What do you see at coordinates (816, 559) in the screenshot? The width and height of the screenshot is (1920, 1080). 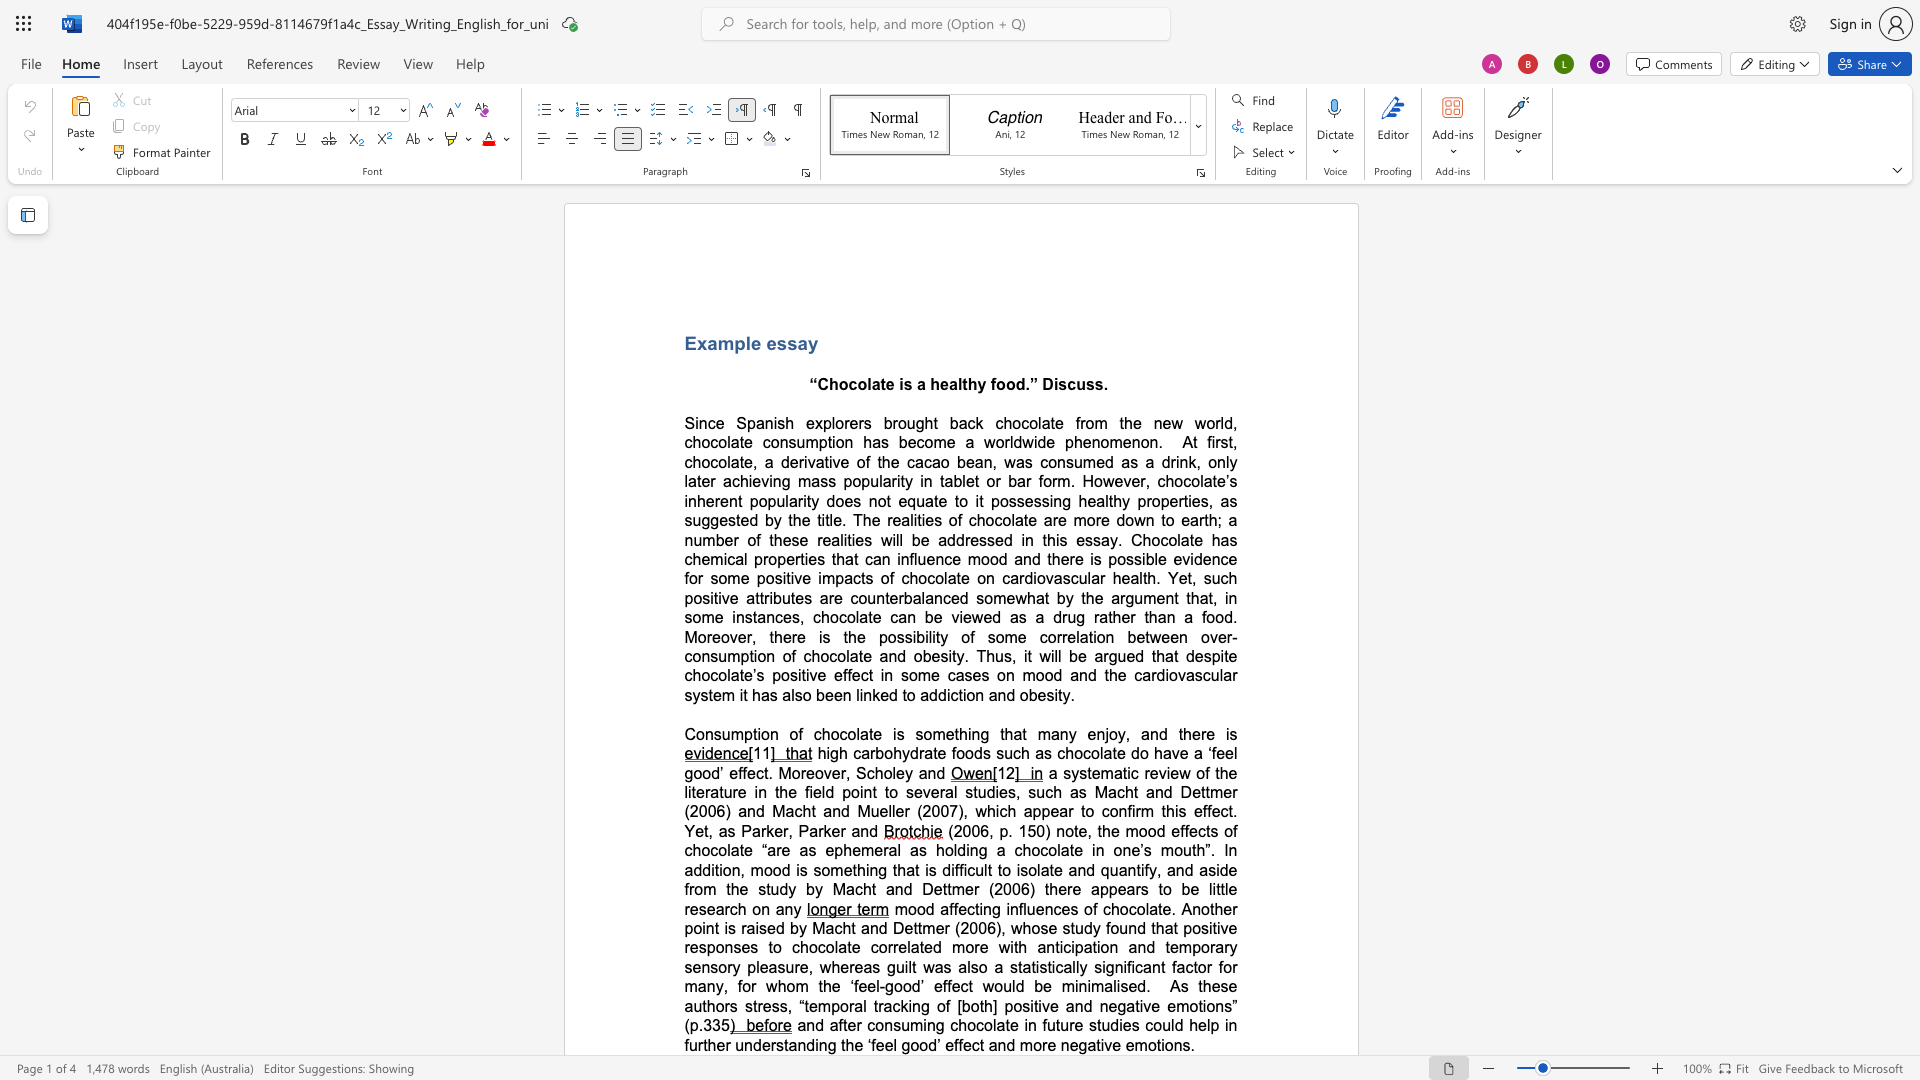 I see `the space between the continuous character "e" and "s" in the text` at bounding box center [816, 559].